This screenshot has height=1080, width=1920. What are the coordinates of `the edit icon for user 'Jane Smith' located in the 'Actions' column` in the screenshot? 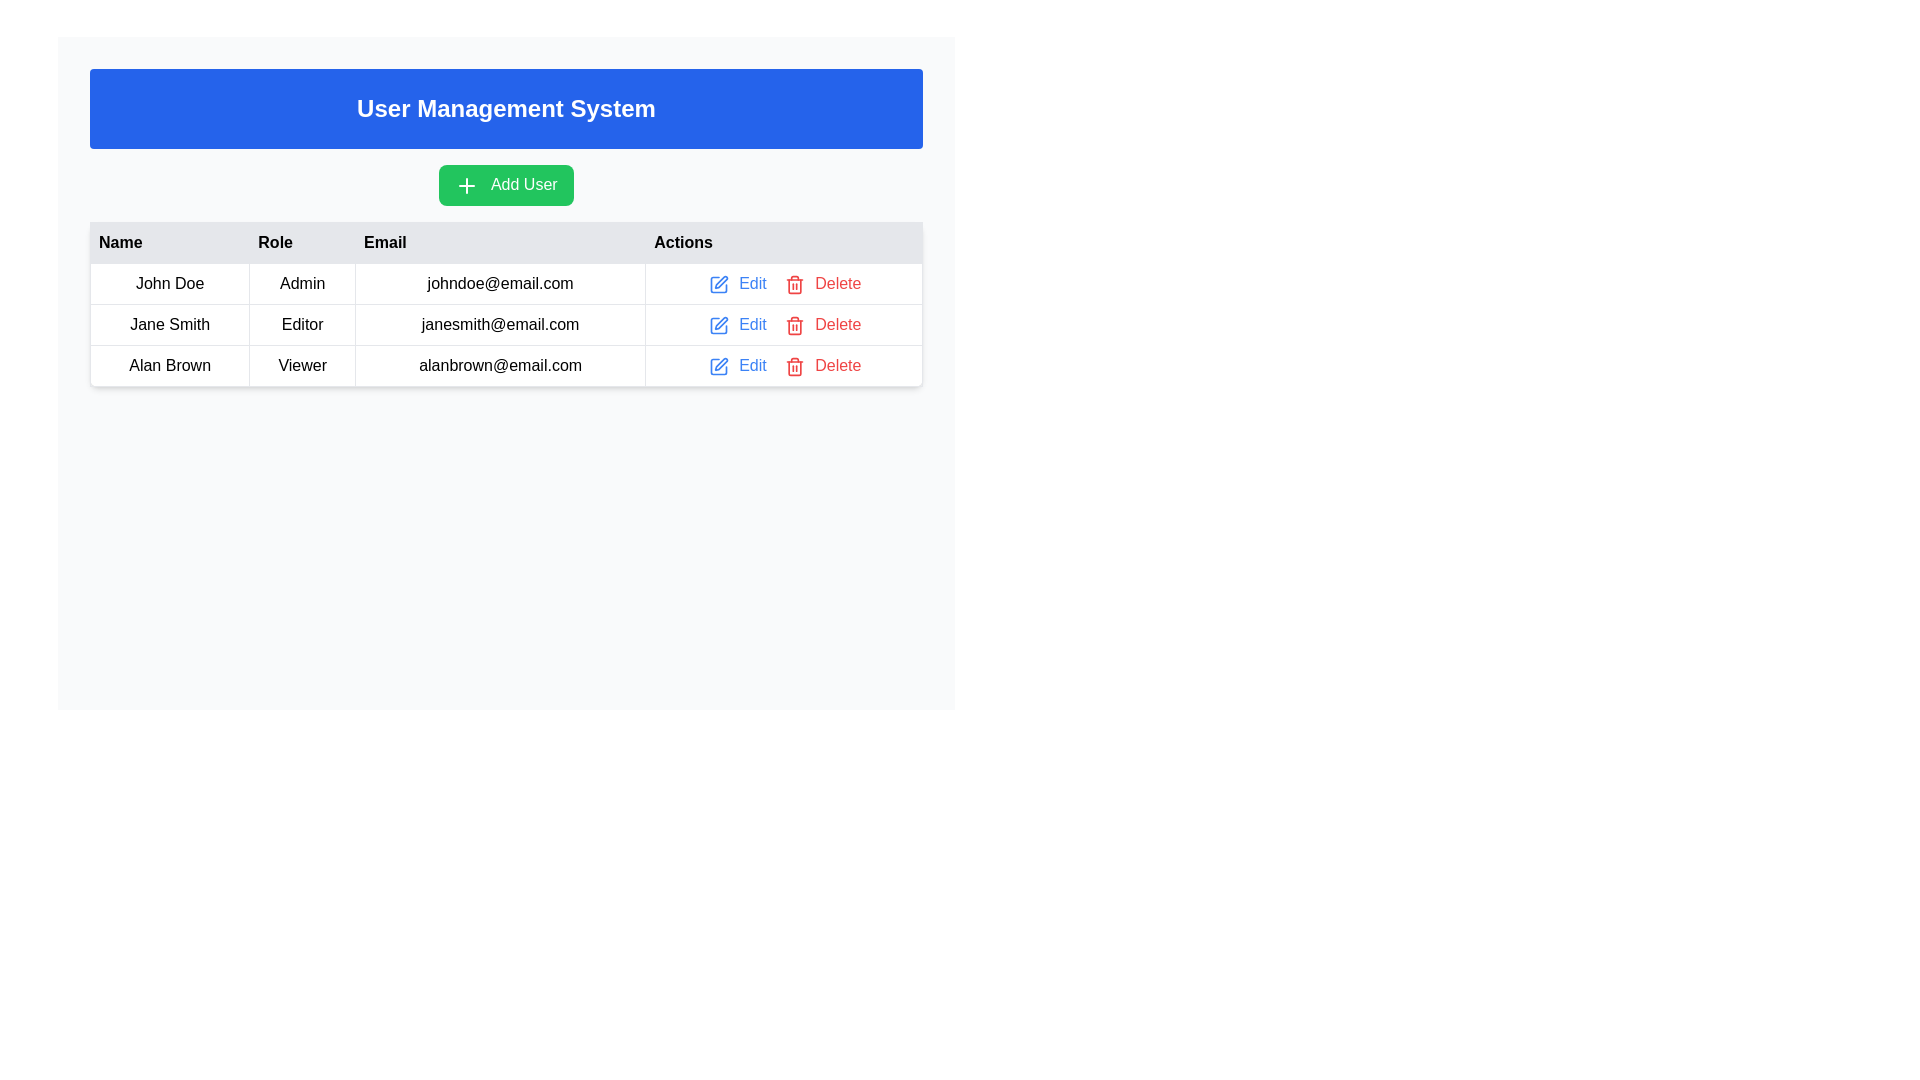 It's located at (720, 281).